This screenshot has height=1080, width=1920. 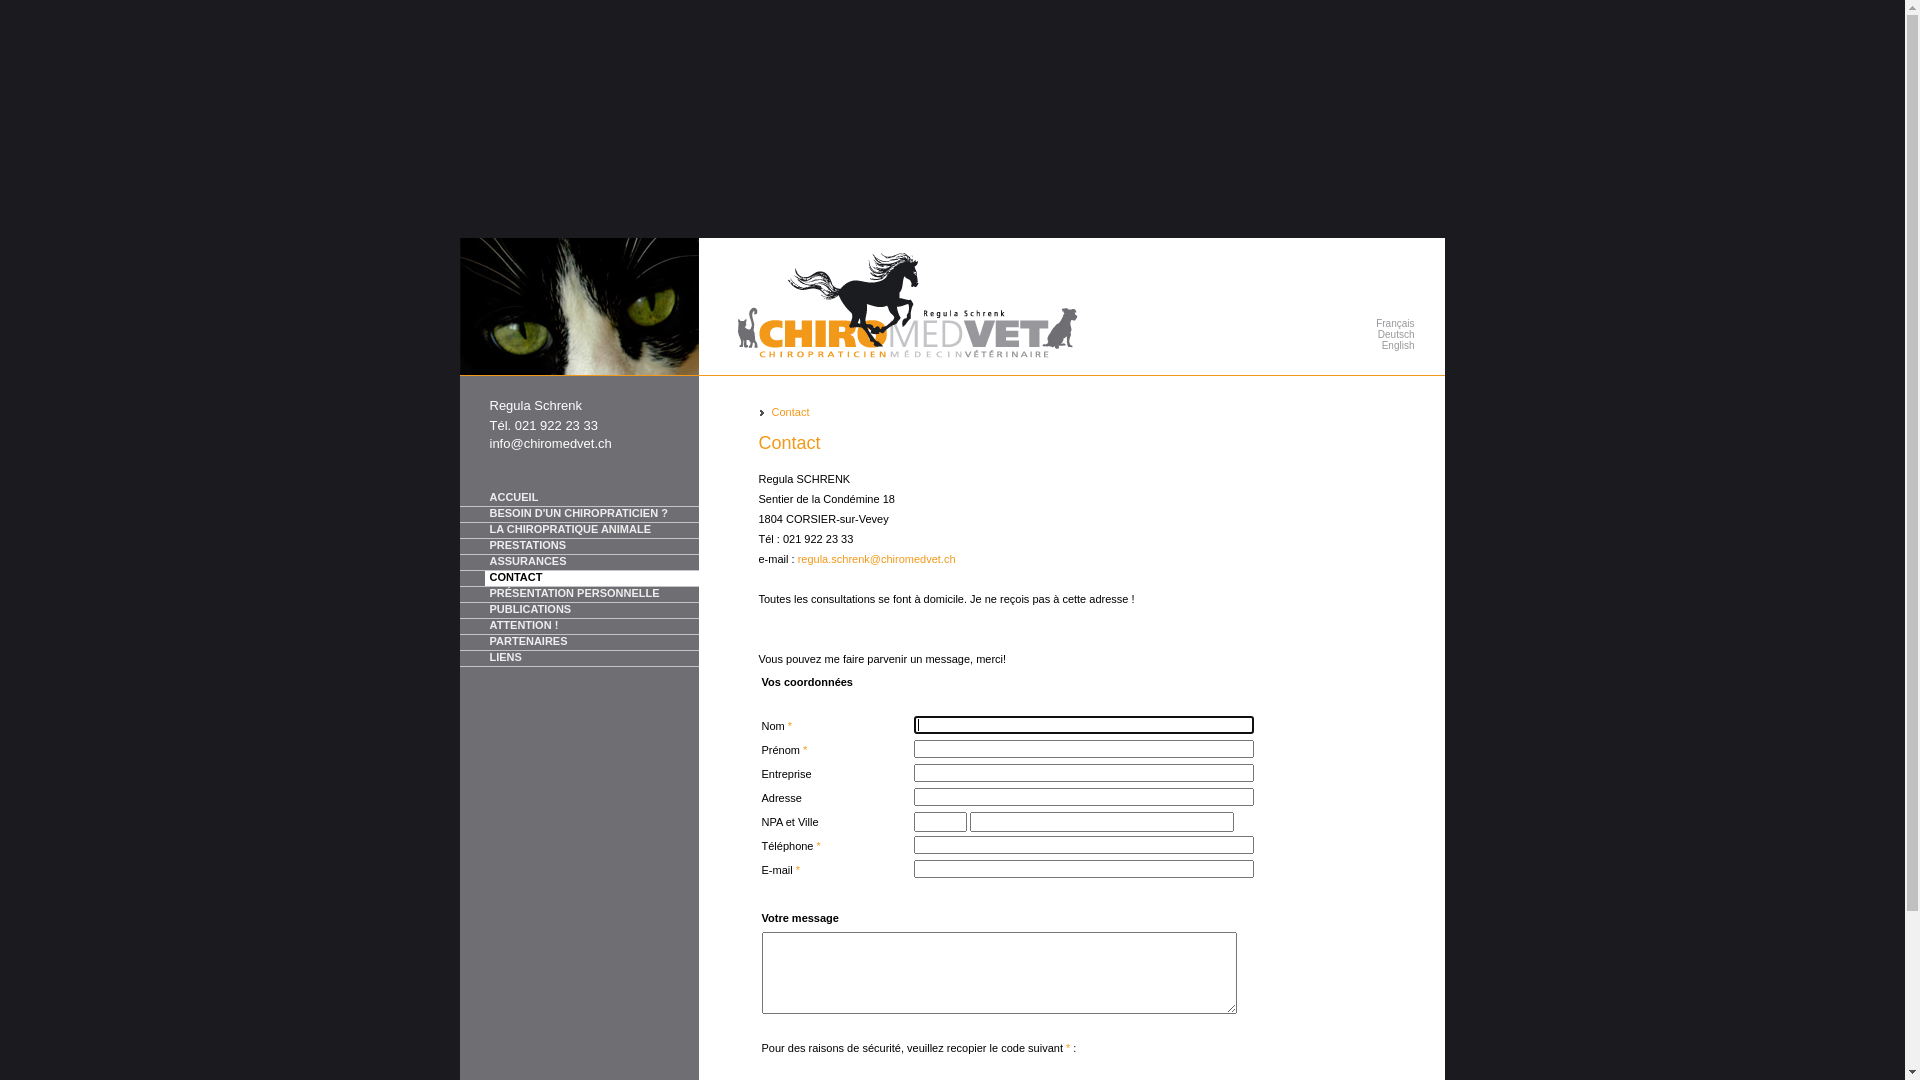 I want to click on 'English', so click(x=1324, y=344).